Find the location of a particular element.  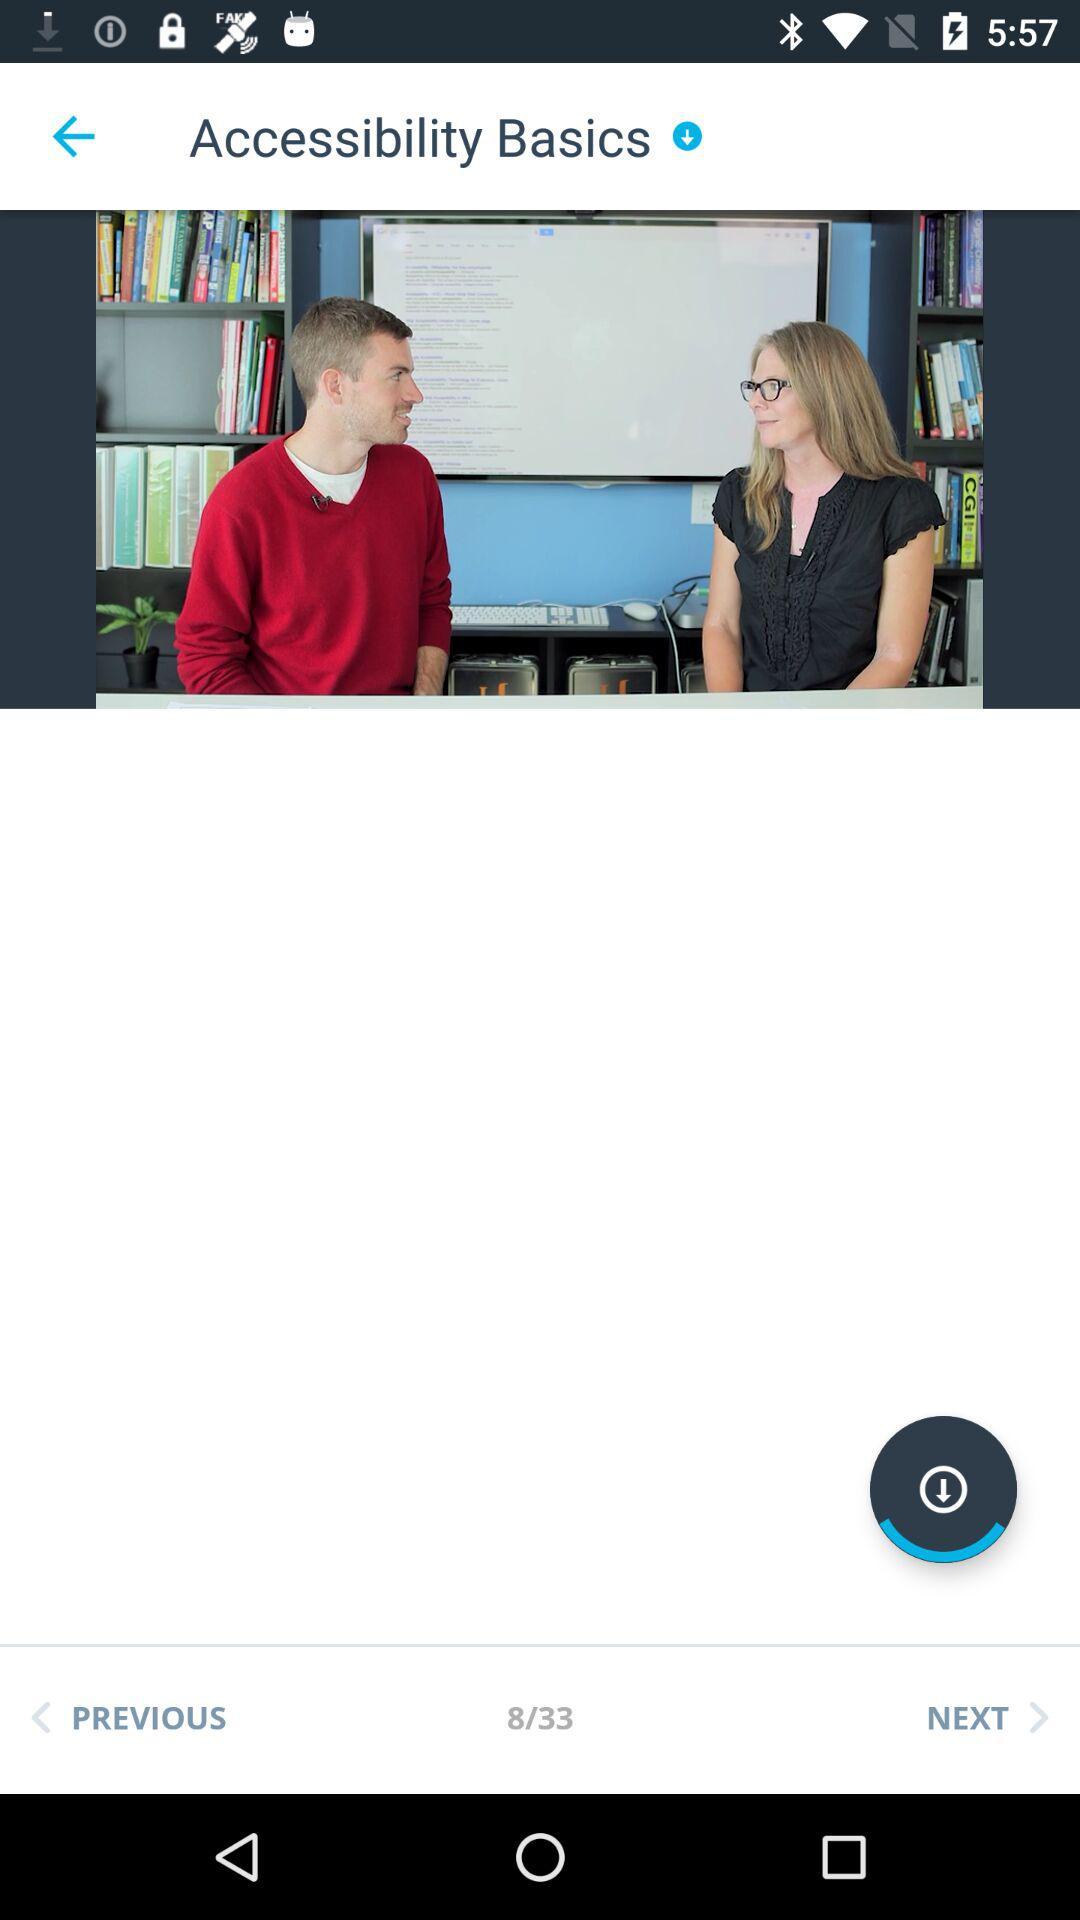

switch autoplay option is located at coordinates (943, 1489).